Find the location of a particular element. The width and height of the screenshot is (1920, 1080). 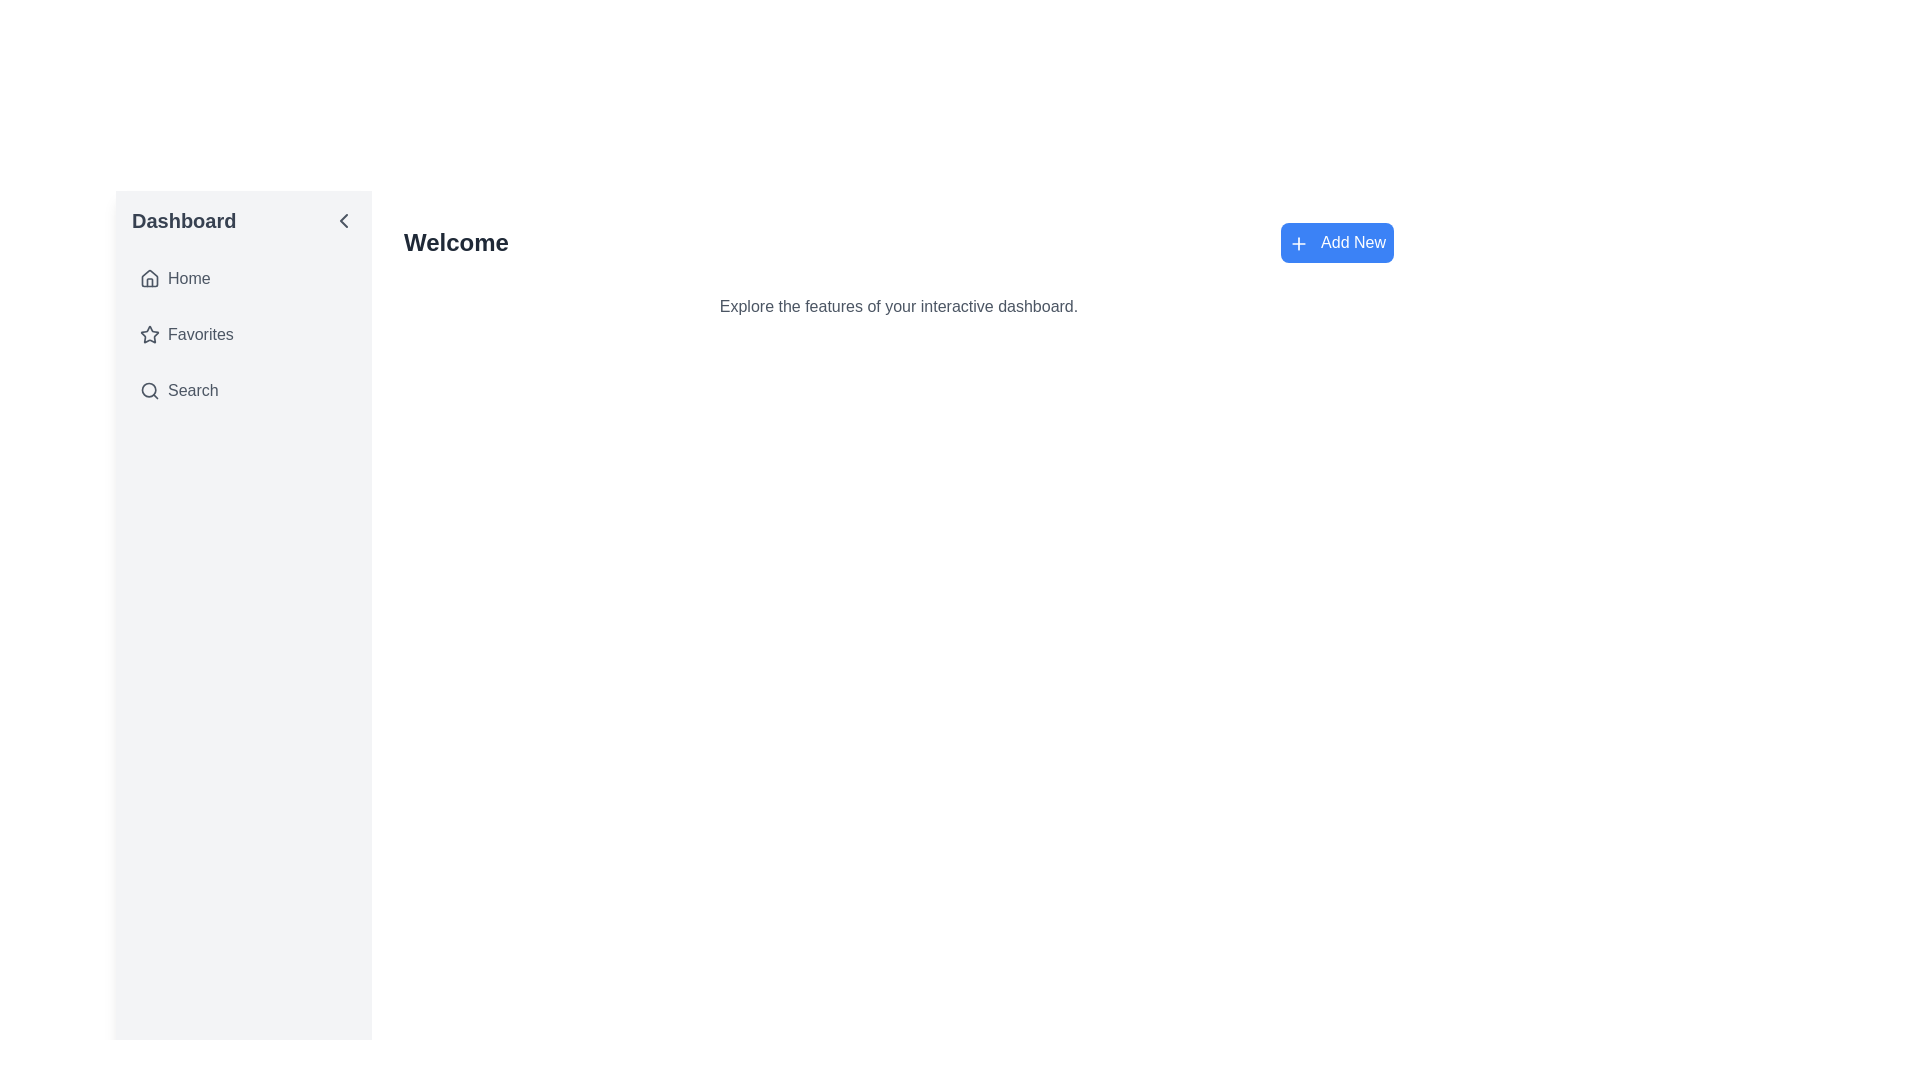

the star icon in the navigation menu under the 'Favorites' section, which serves as a visual marker for favorites is located at coordinates (148, 333).